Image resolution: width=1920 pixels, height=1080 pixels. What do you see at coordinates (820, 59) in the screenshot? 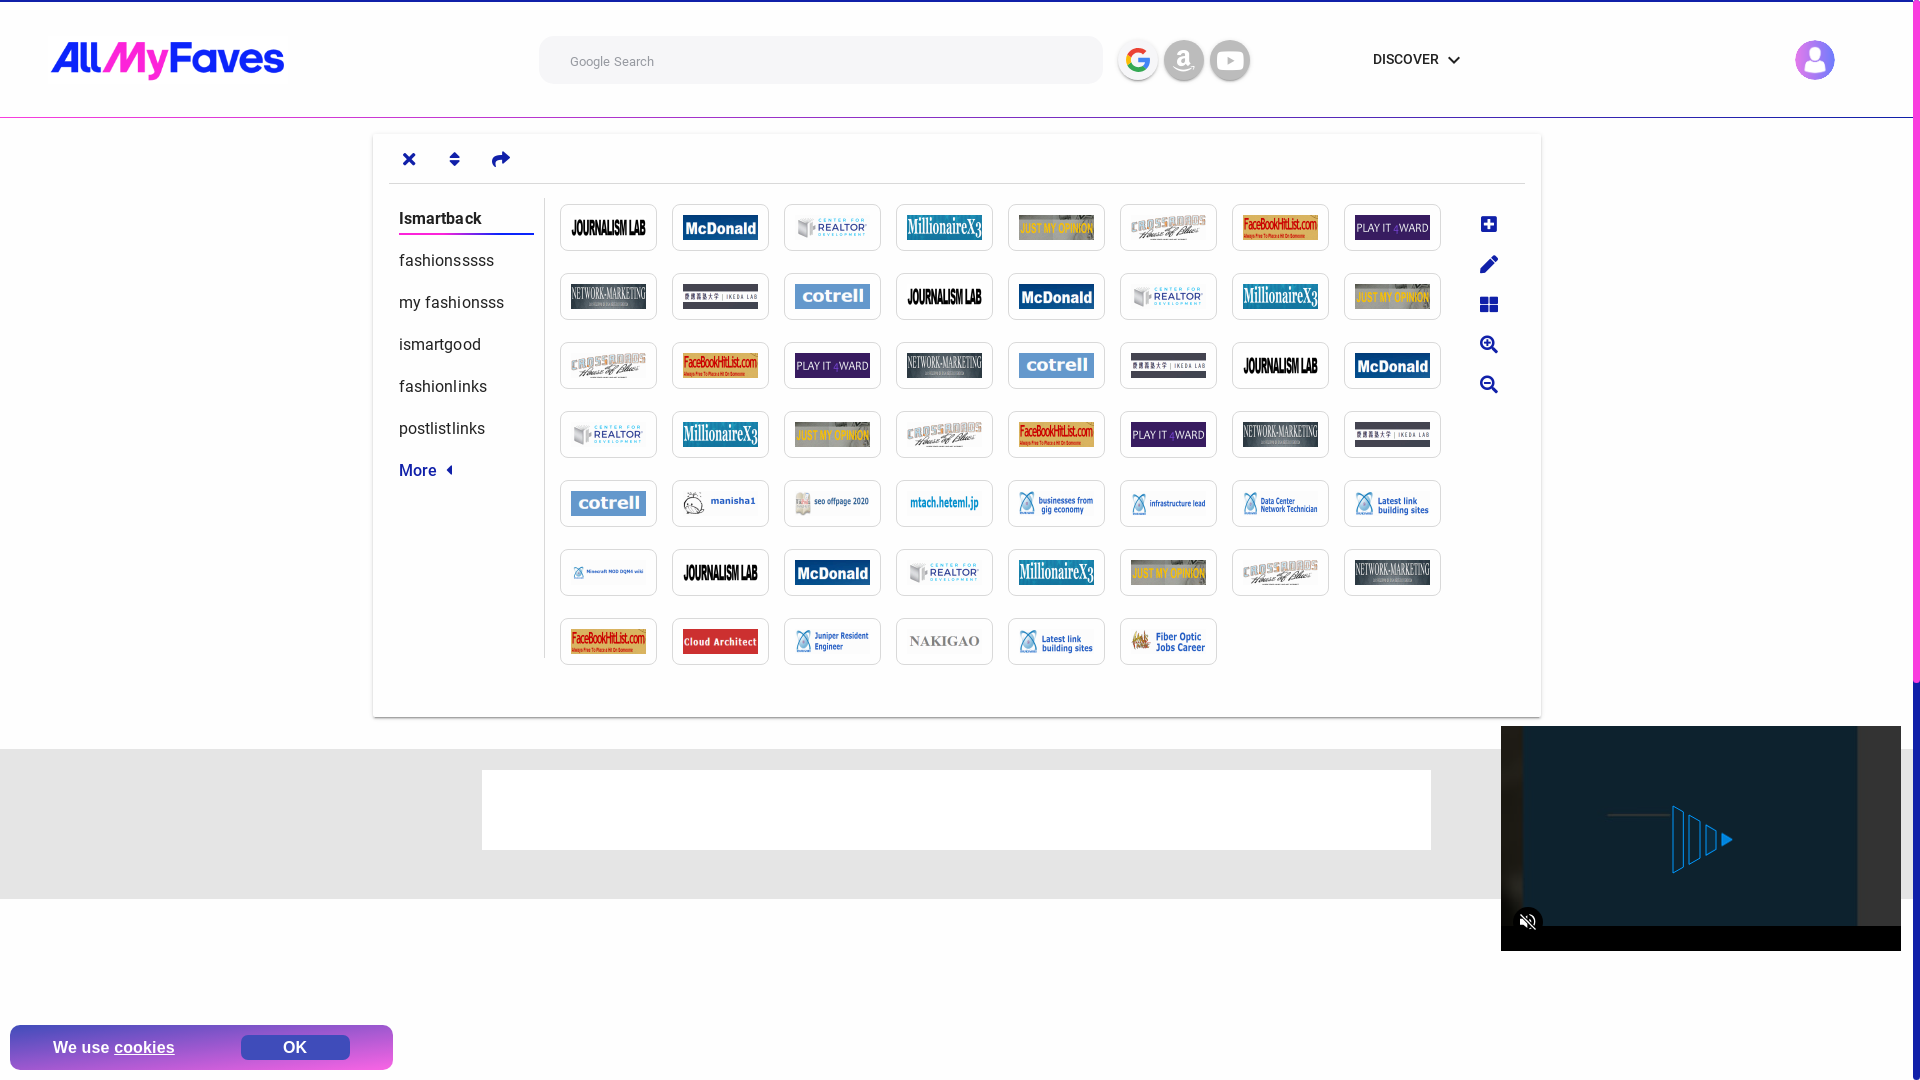
I see `'Enter your query and then select the search engine'` at bounding box center [820, 59].